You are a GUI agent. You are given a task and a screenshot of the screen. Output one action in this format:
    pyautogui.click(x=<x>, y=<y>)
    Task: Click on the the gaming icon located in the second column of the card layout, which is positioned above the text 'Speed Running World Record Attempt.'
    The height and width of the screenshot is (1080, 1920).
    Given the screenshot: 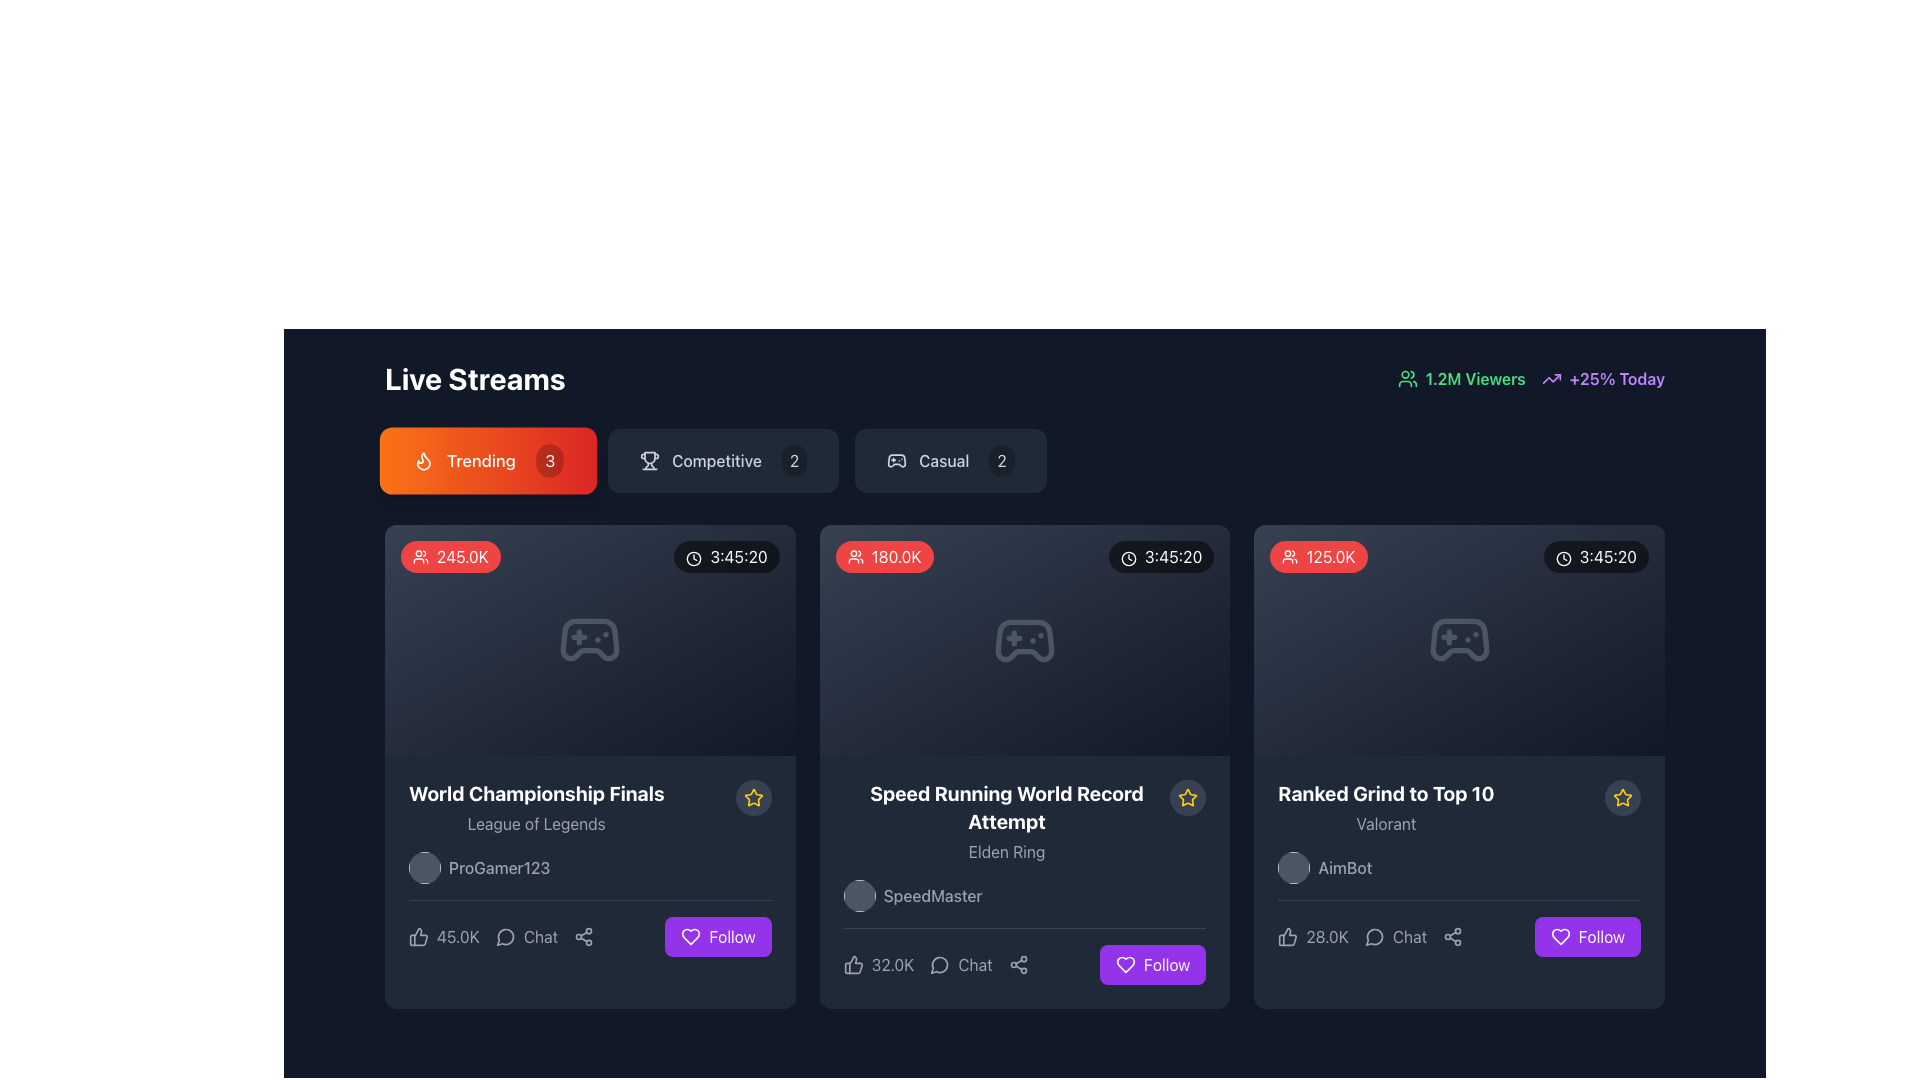 What is the action you would take?
    pyautogui.click(x=1024, y=640)
    